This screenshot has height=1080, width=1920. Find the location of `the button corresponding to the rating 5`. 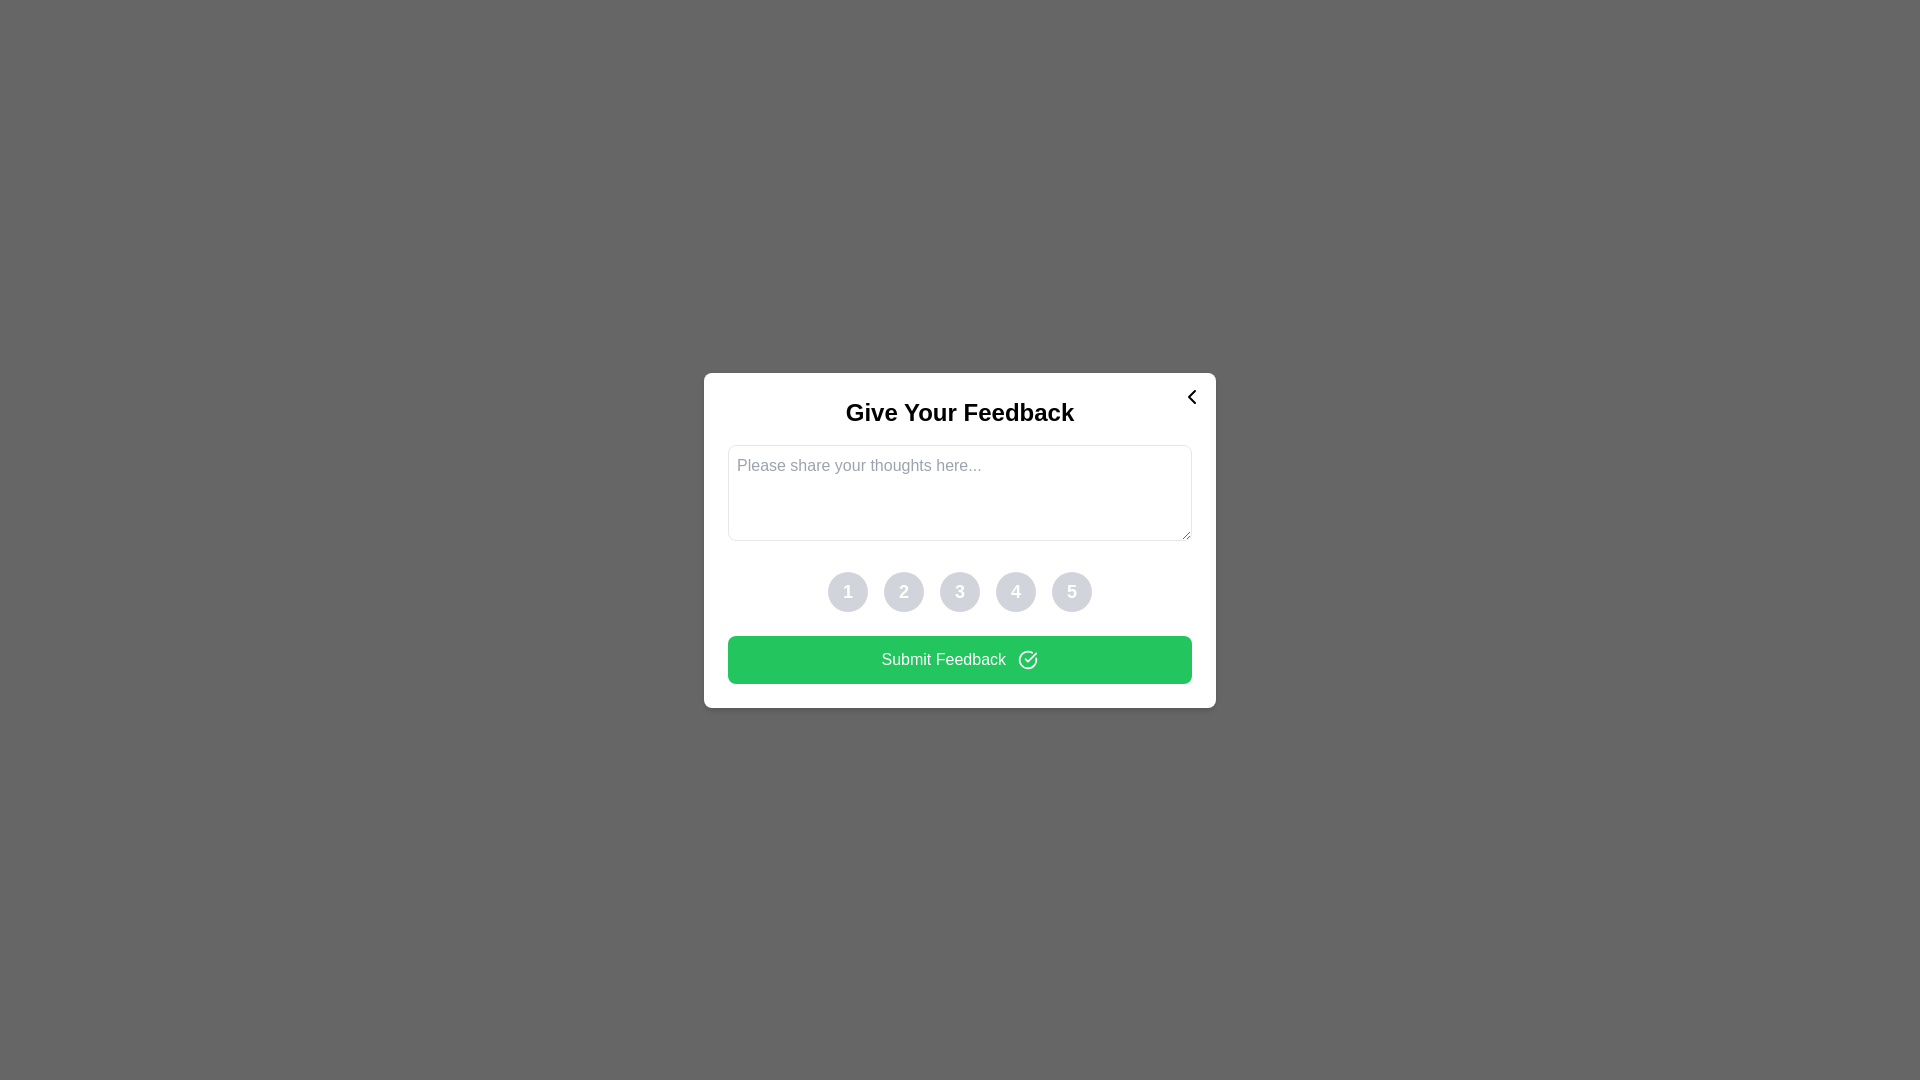

the button corresponding to the rating 5 is located at coordinates (1070, 590).